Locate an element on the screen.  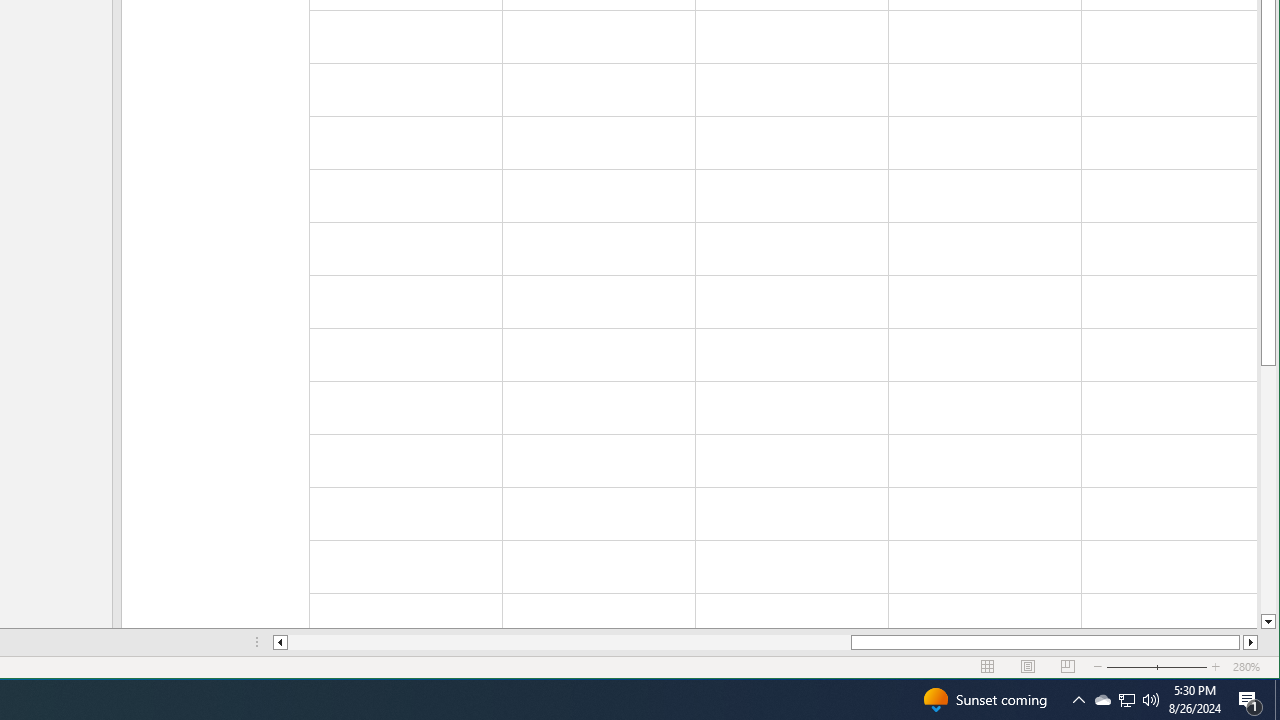
'Page Break Preview' is located at coordinates (1067, 667).